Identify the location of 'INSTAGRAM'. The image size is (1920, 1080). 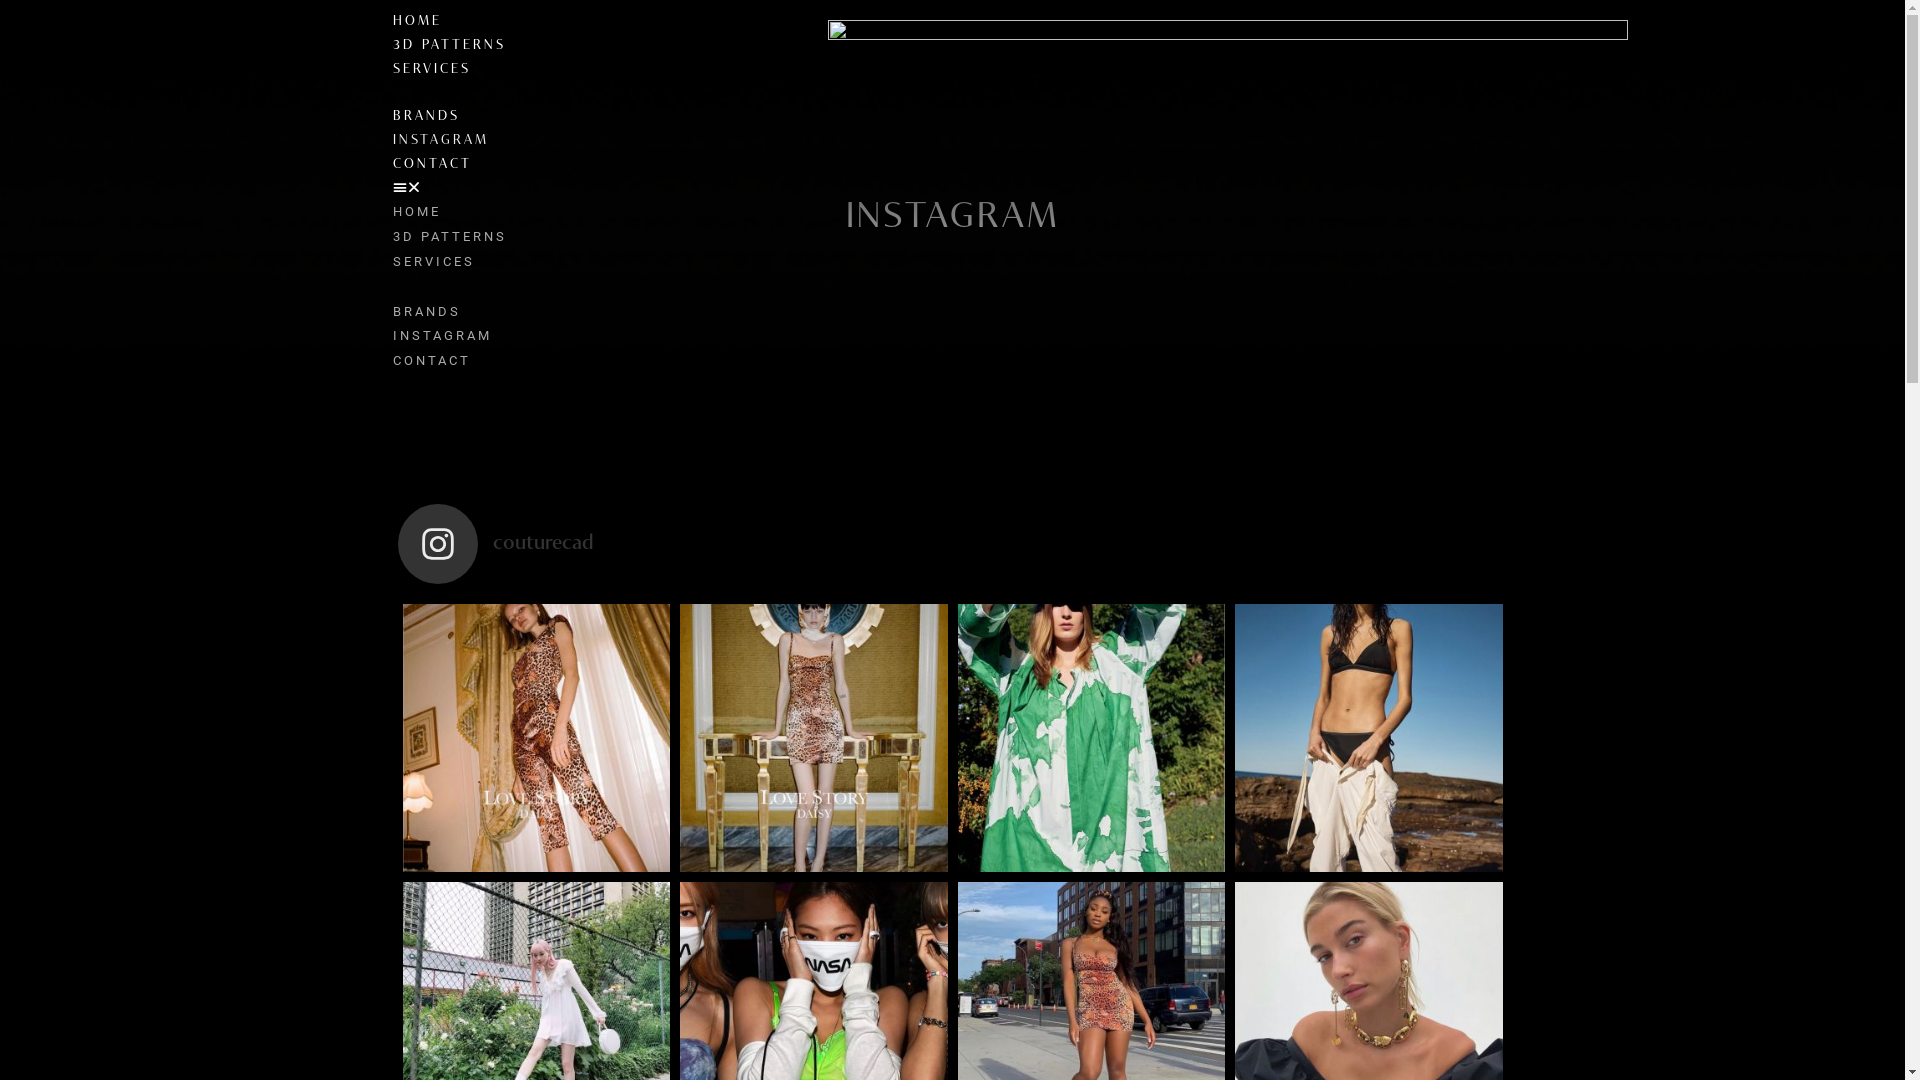
(392, 139).